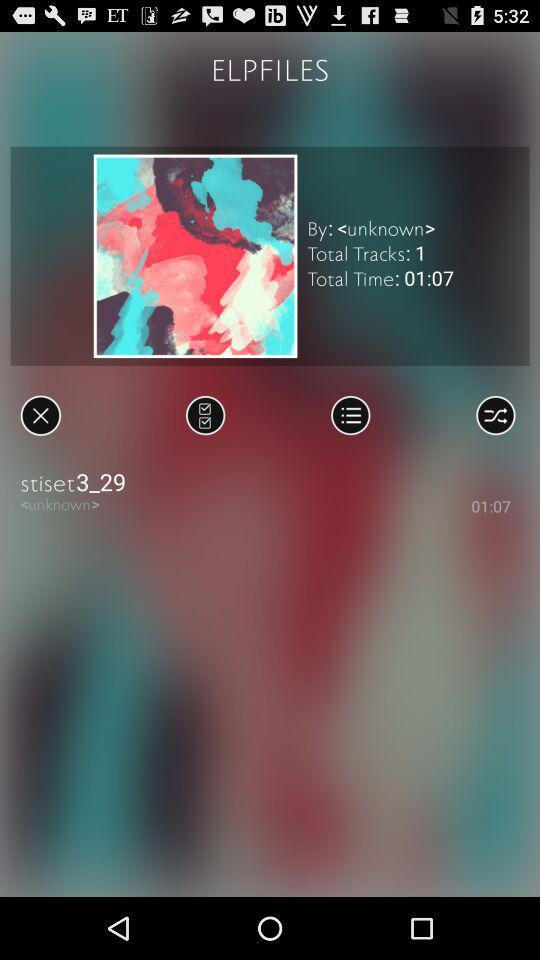  I want to click on open playlist, so click(349, 414).